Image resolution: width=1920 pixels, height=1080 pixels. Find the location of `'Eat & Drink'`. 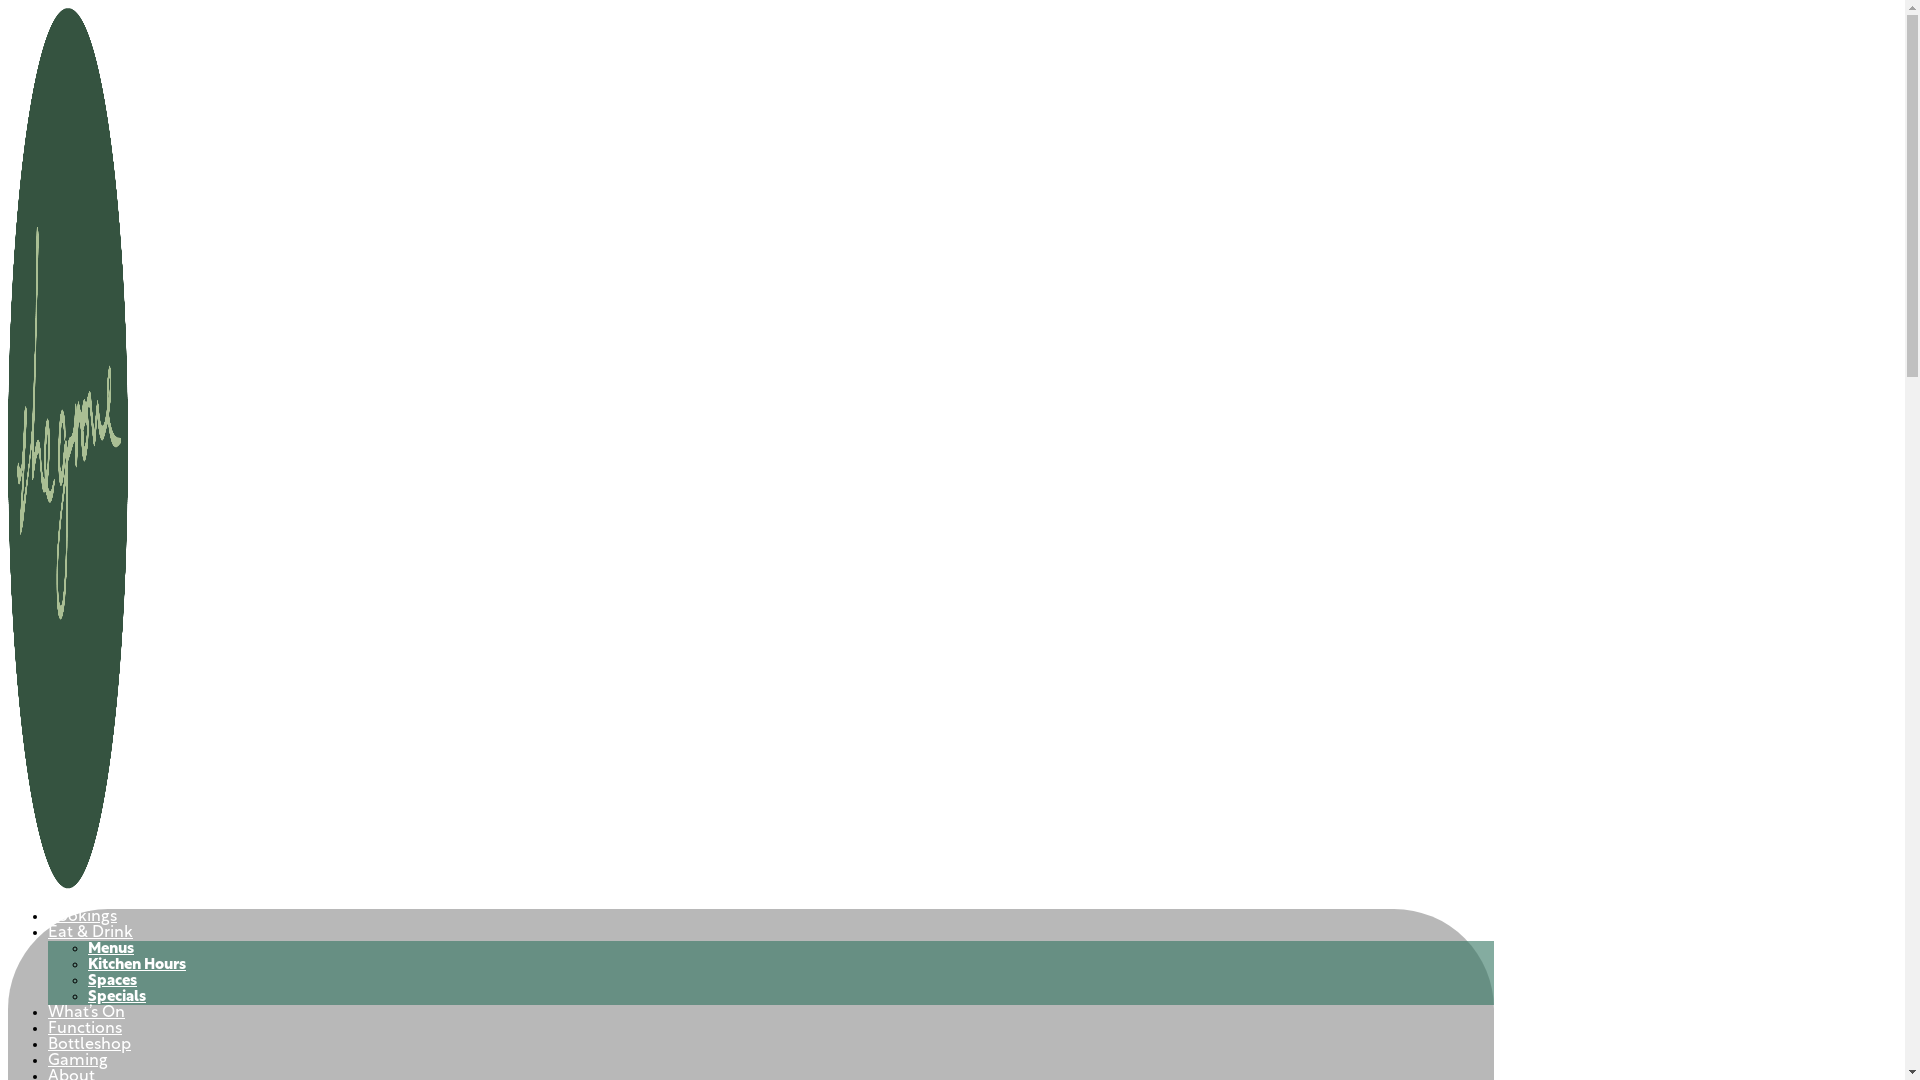

'Eat & Drink' is located at coordinates (89, 933).